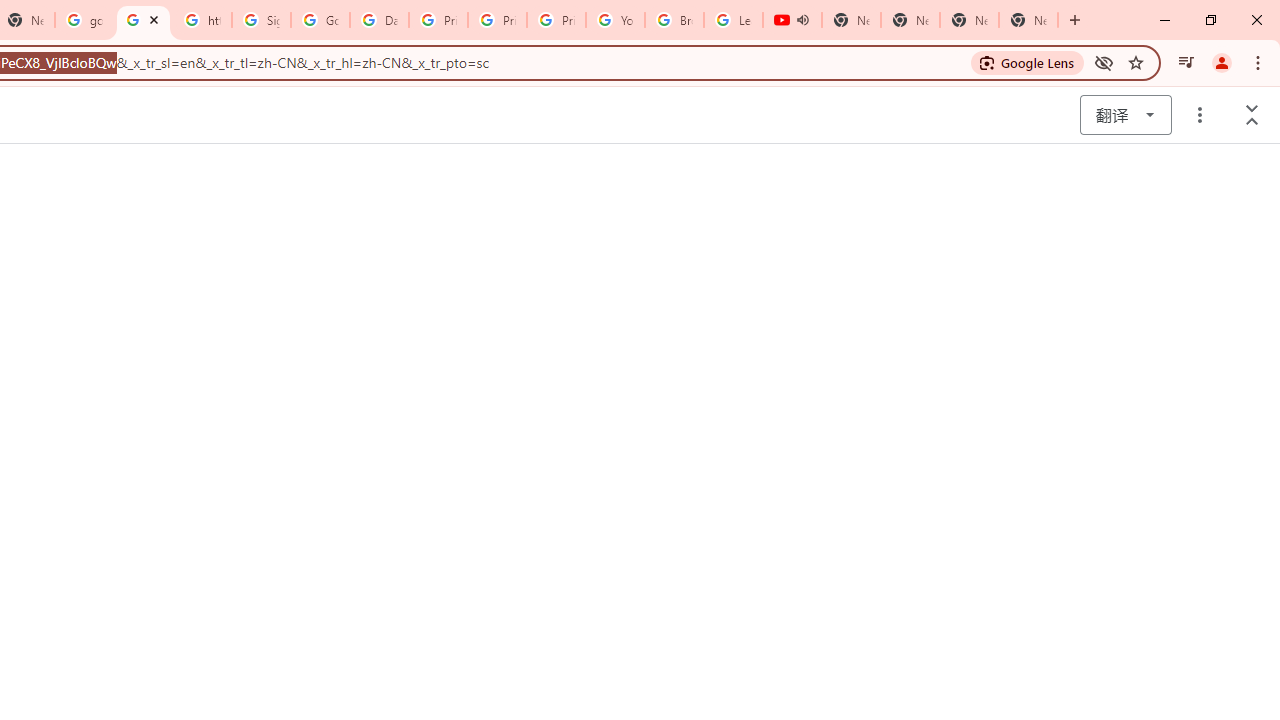 The height and width of the screenshot is (720, 1280). Describe the element at coordinates (1028, 20) in the screenshot. I see `'New Tab'` at that location.